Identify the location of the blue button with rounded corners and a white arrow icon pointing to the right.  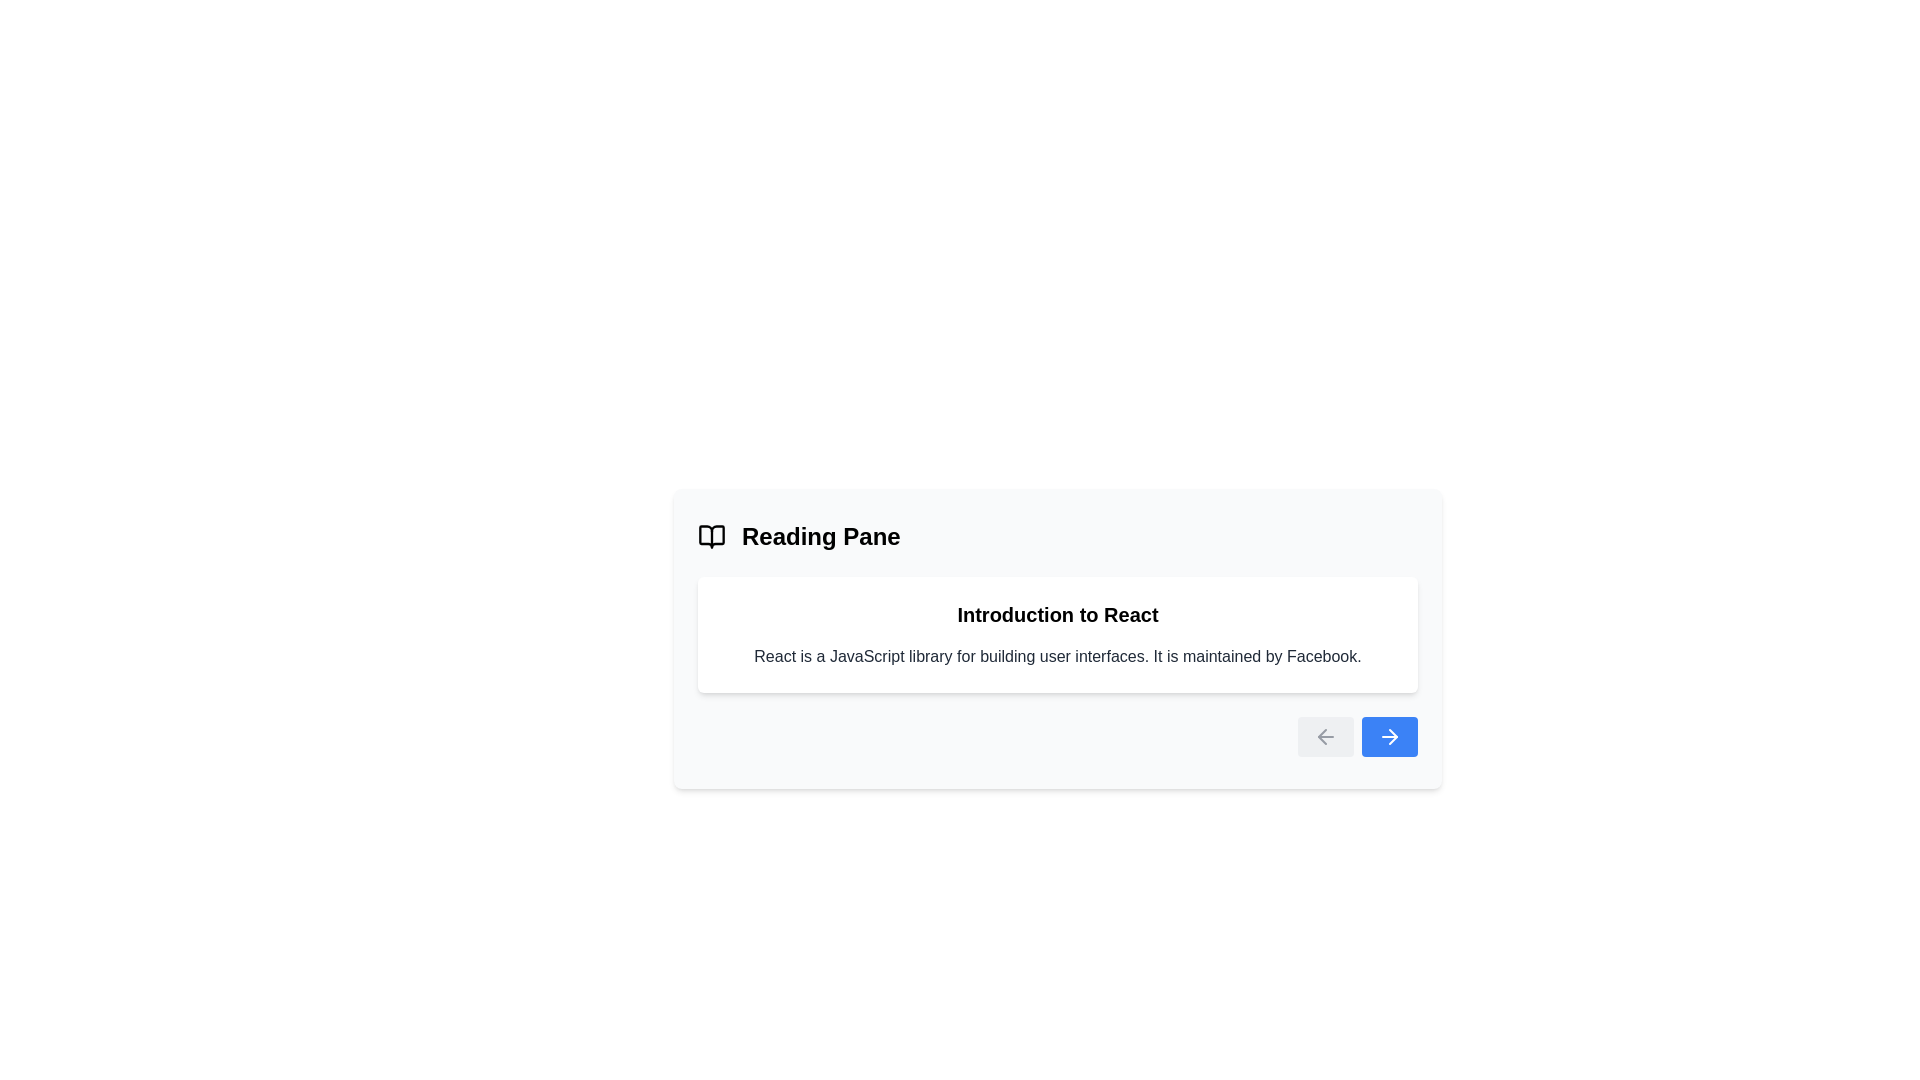
(1389, 736).